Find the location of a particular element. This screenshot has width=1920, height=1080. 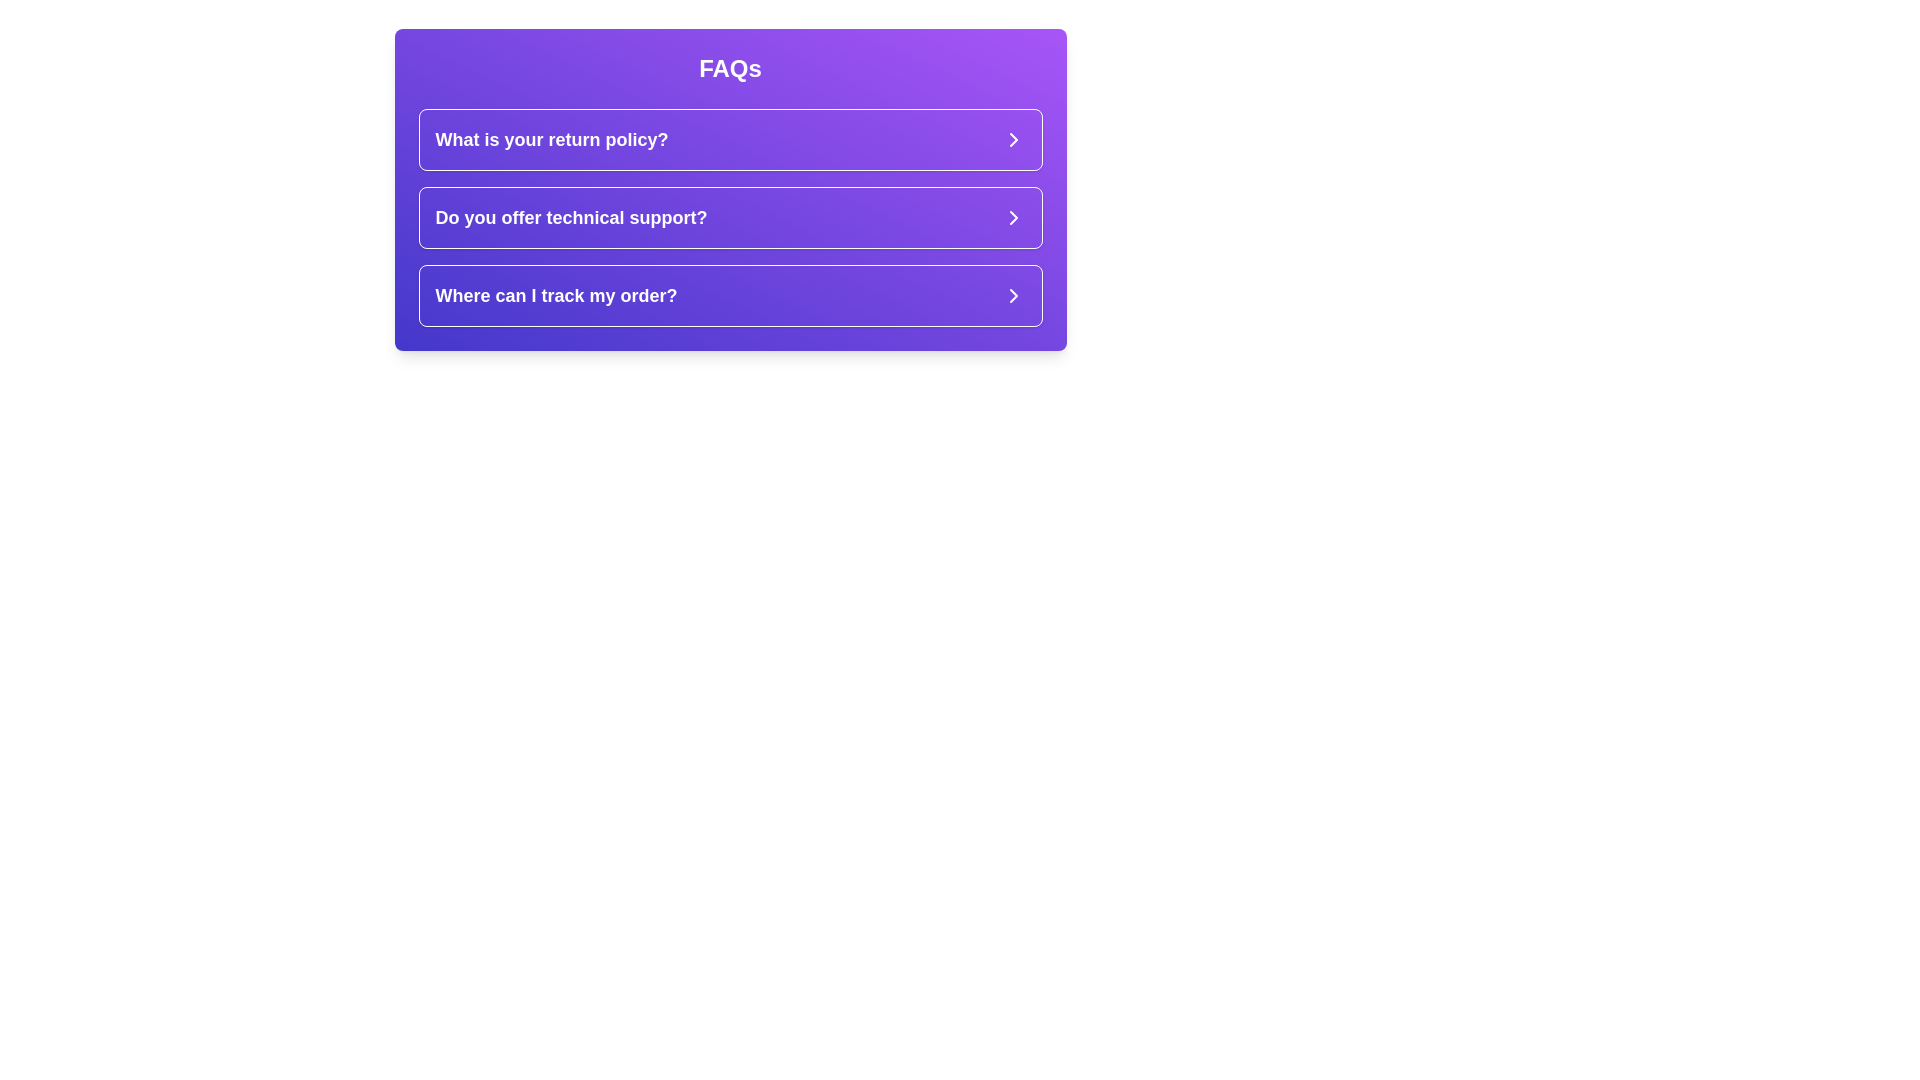

the Chevron Icon located on the right edge of the FAQ entry for 'Do you offer technical support?' is located at coordinates (1013, 218).